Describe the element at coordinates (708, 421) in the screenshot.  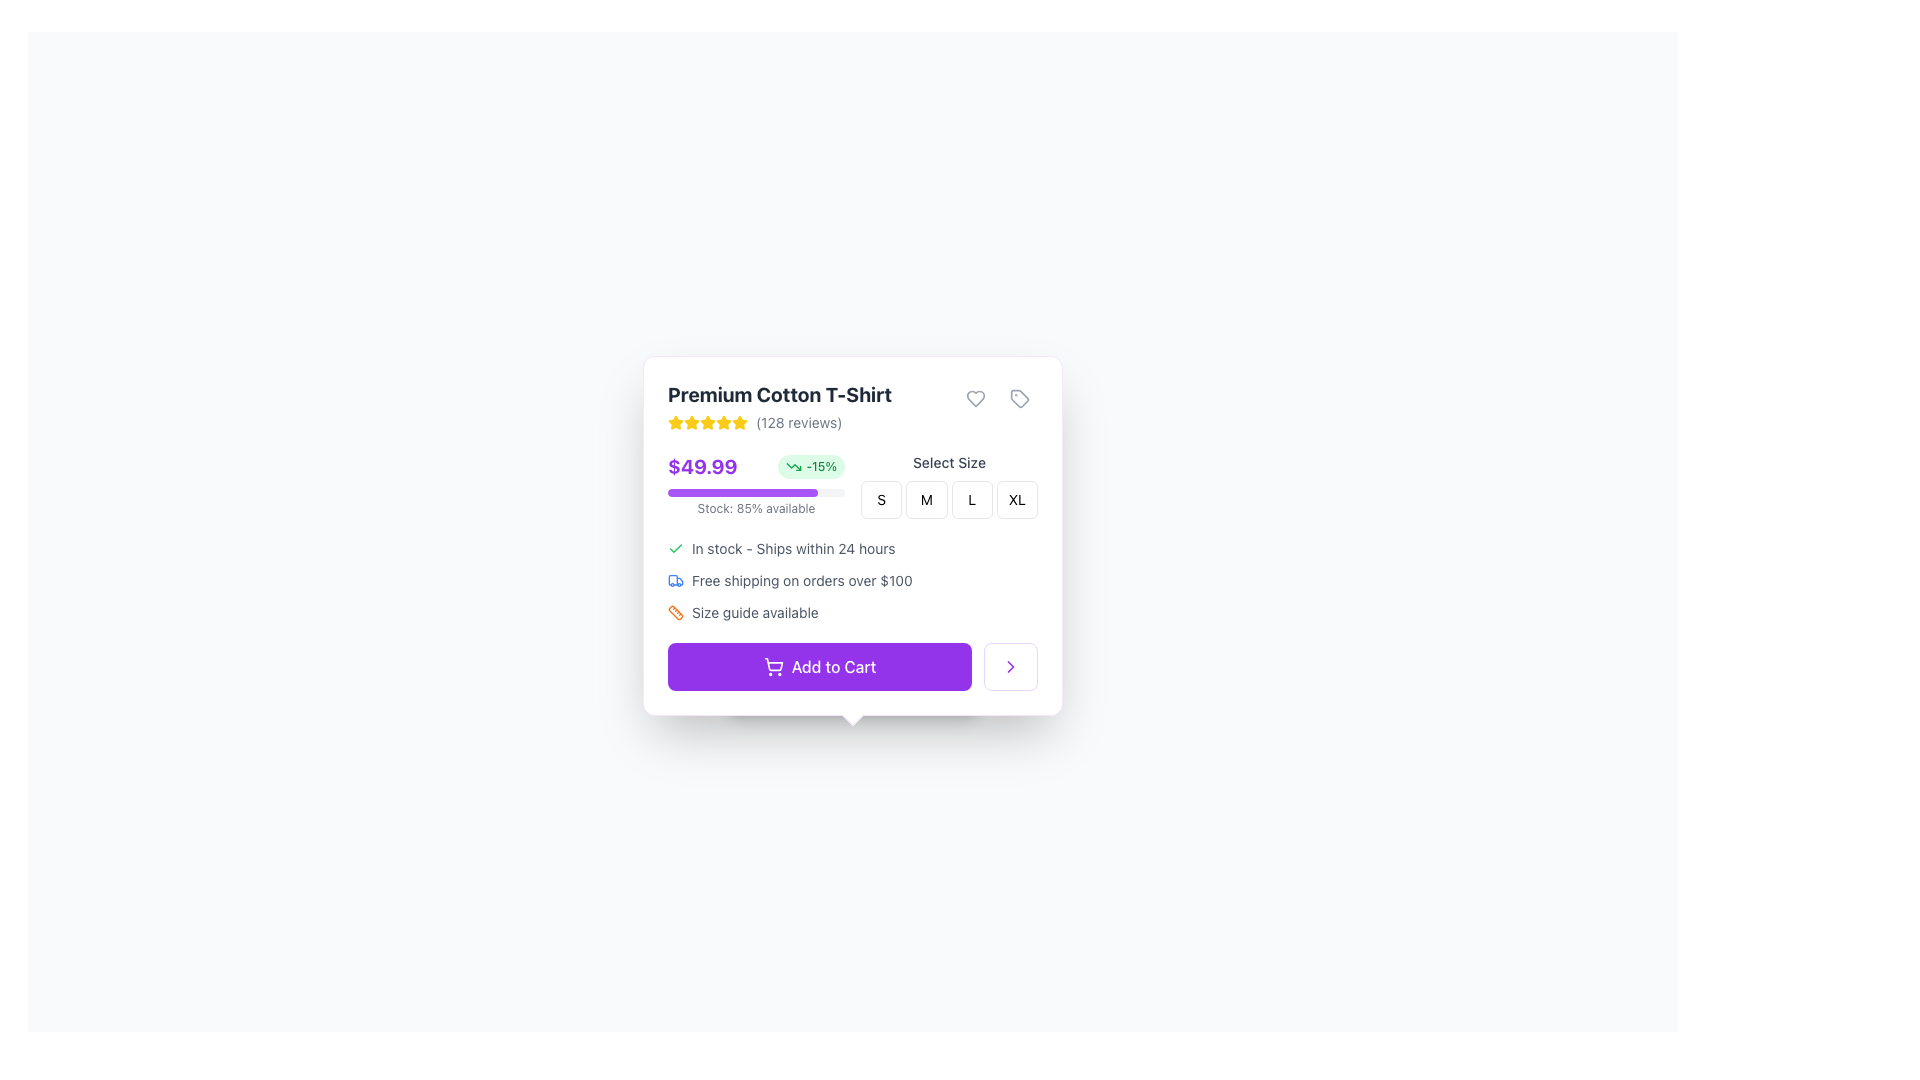
I see `the fourth yellow star icon in the product rating component, which is located near the top left of the product detail card` at that location.